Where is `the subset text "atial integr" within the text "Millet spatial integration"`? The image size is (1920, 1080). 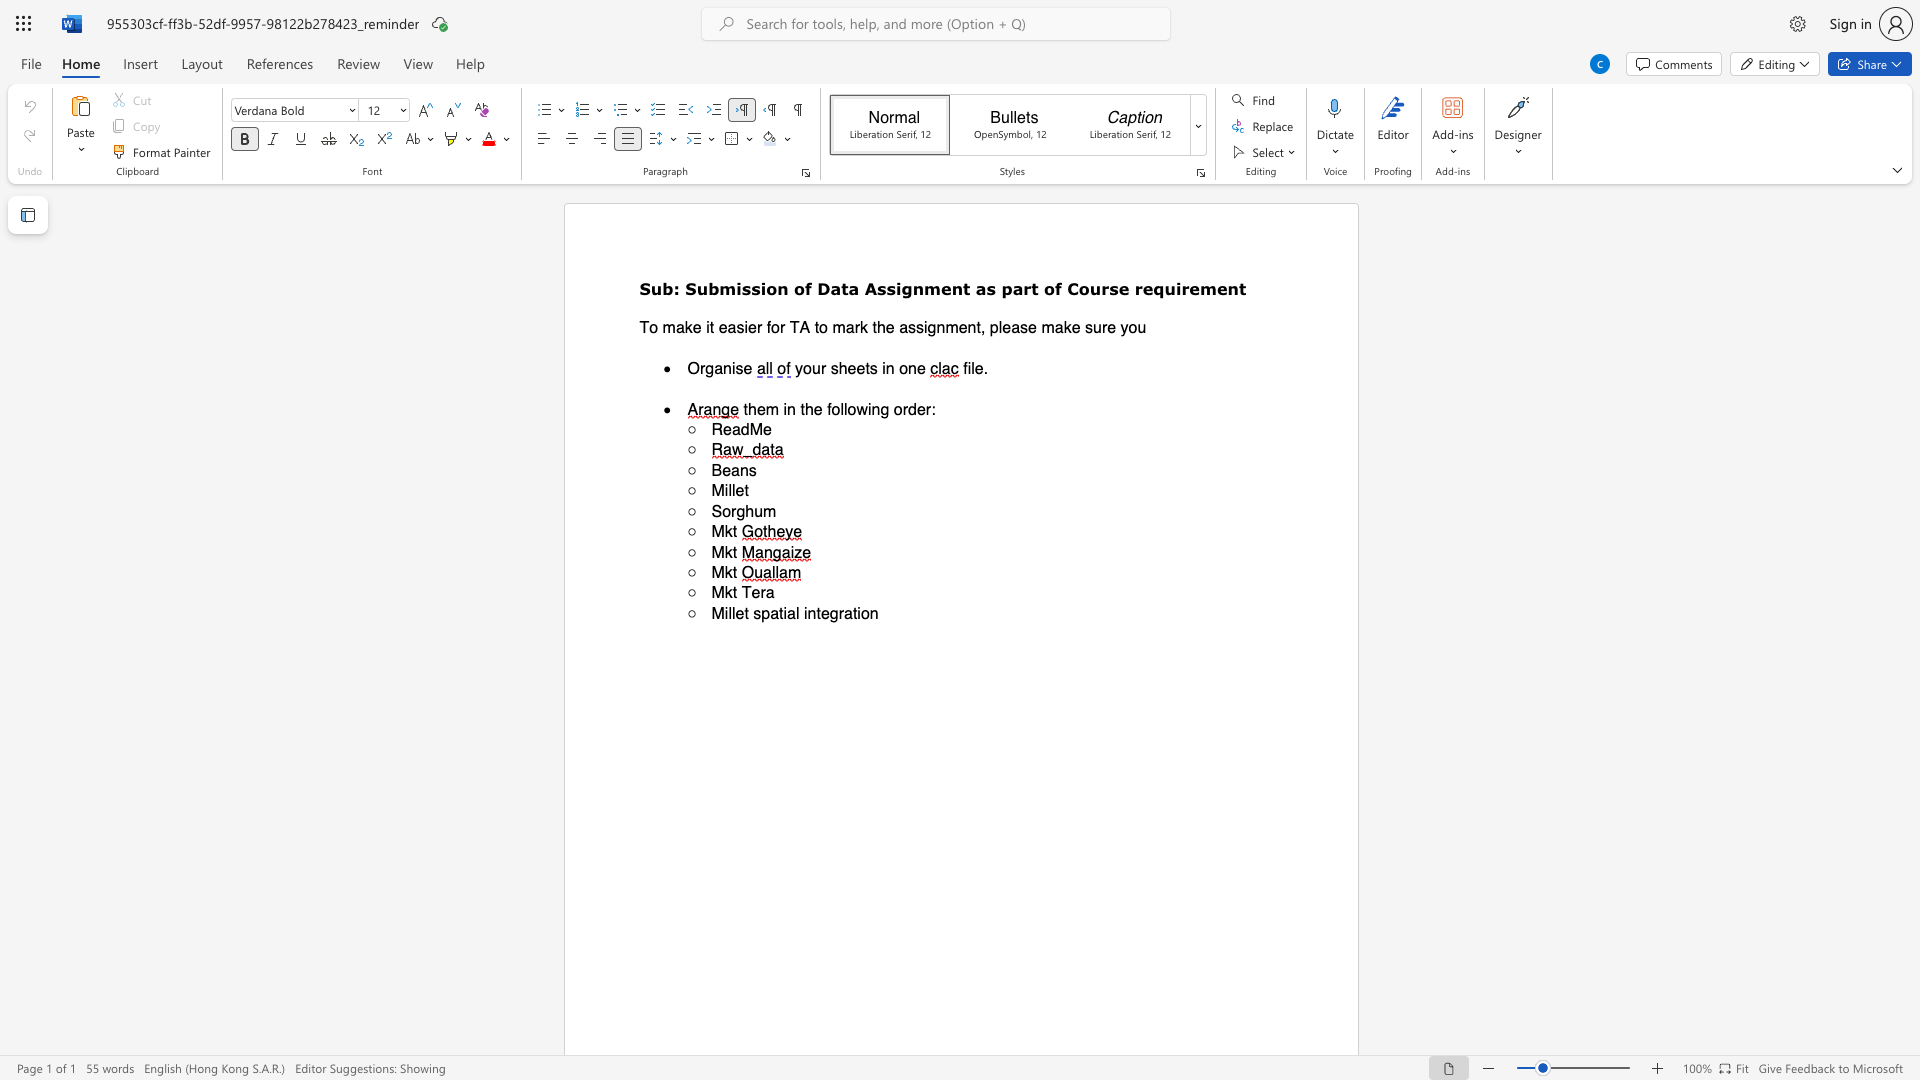
the subset text "atial integr" within the text "Millet spatial integration" is located at coordinates (769, 612).